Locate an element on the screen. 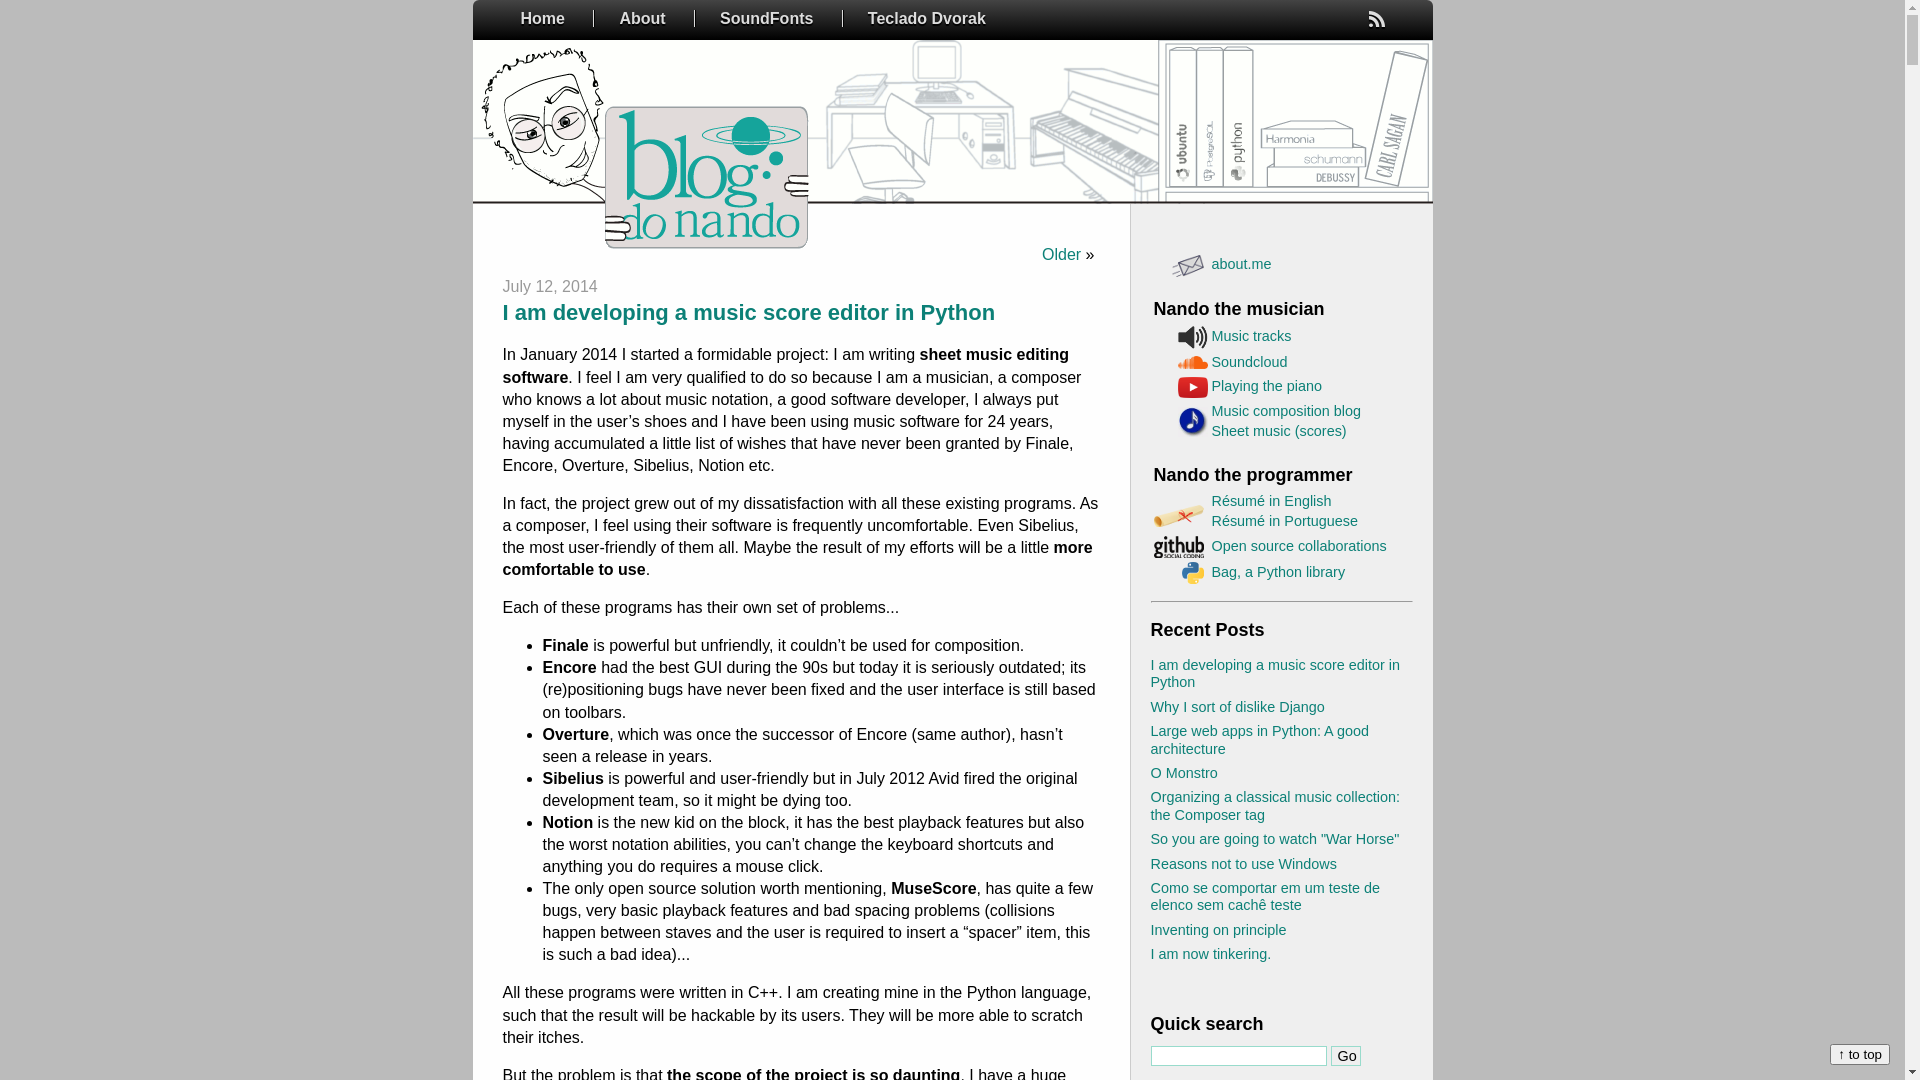  'Home' is located at coordinates (542, 18).